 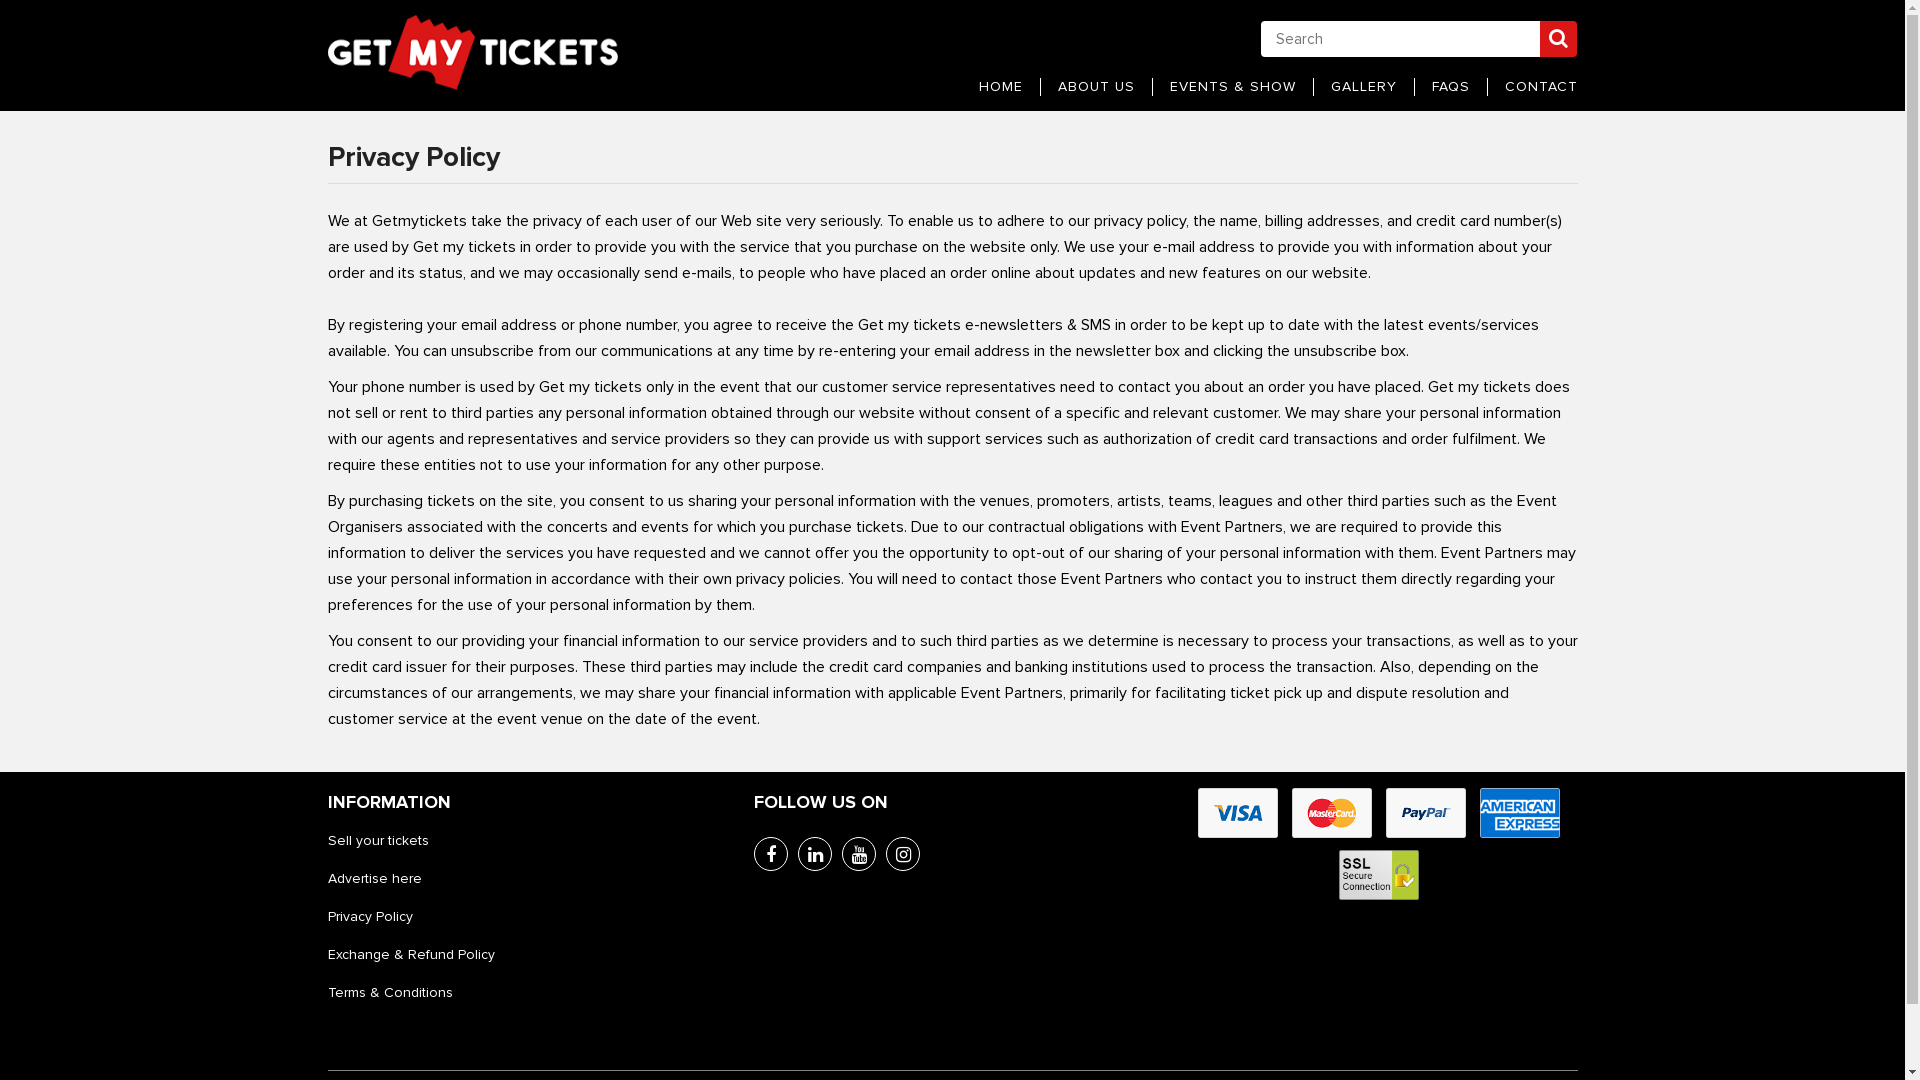 What do you see at coordinates (378, 840) in the screenshot?
I see `'Sell your tickets'` at bounding box center [378, 840].